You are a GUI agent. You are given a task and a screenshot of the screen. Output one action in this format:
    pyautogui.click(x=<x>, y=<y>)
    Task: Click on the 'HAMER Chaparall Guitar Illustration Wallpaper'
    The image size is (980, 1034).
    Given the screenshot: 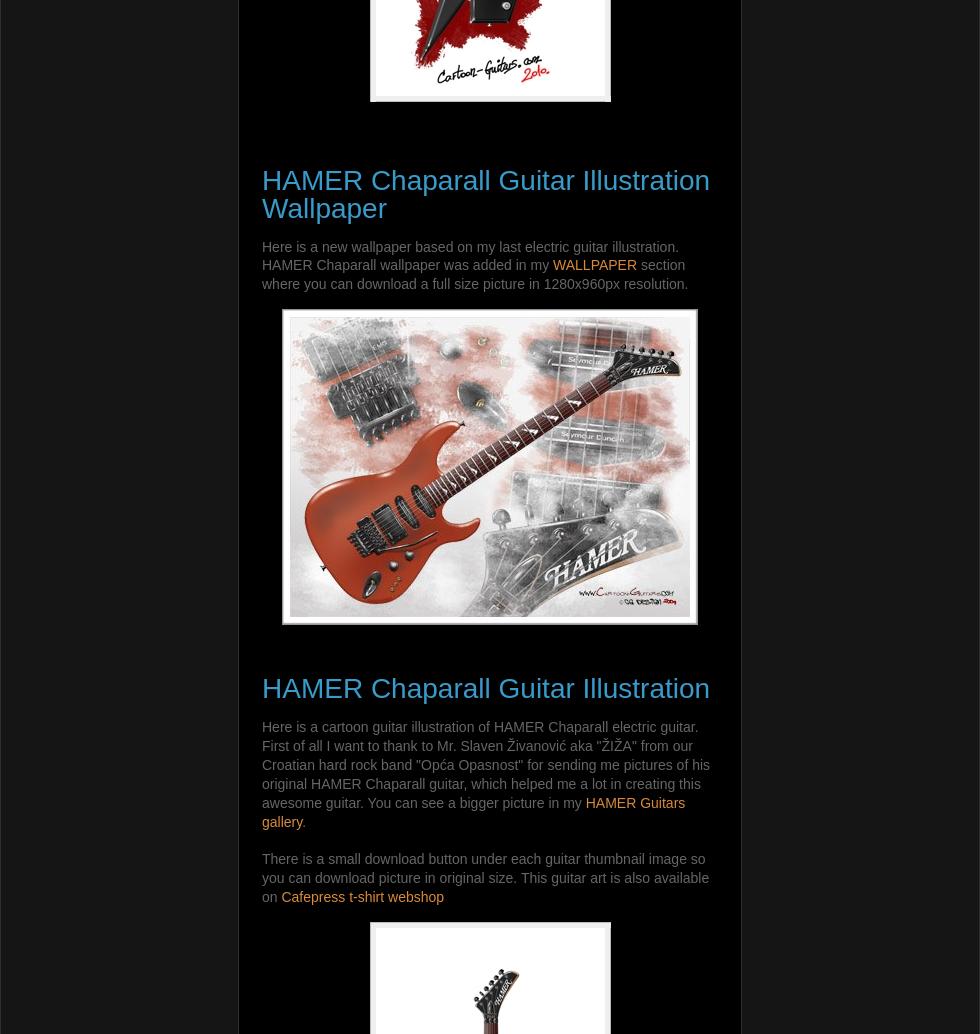 What is the action you would take?
    pyautogui.click(x=485, y=193)
    